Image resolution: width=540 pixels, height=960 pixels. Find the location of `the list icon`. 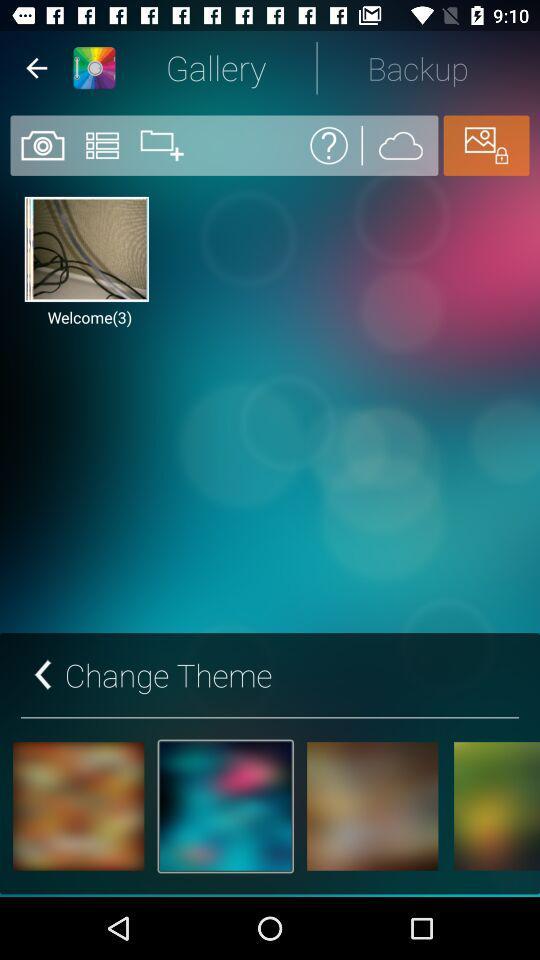

the list icon is located at coordinates (102, 144).